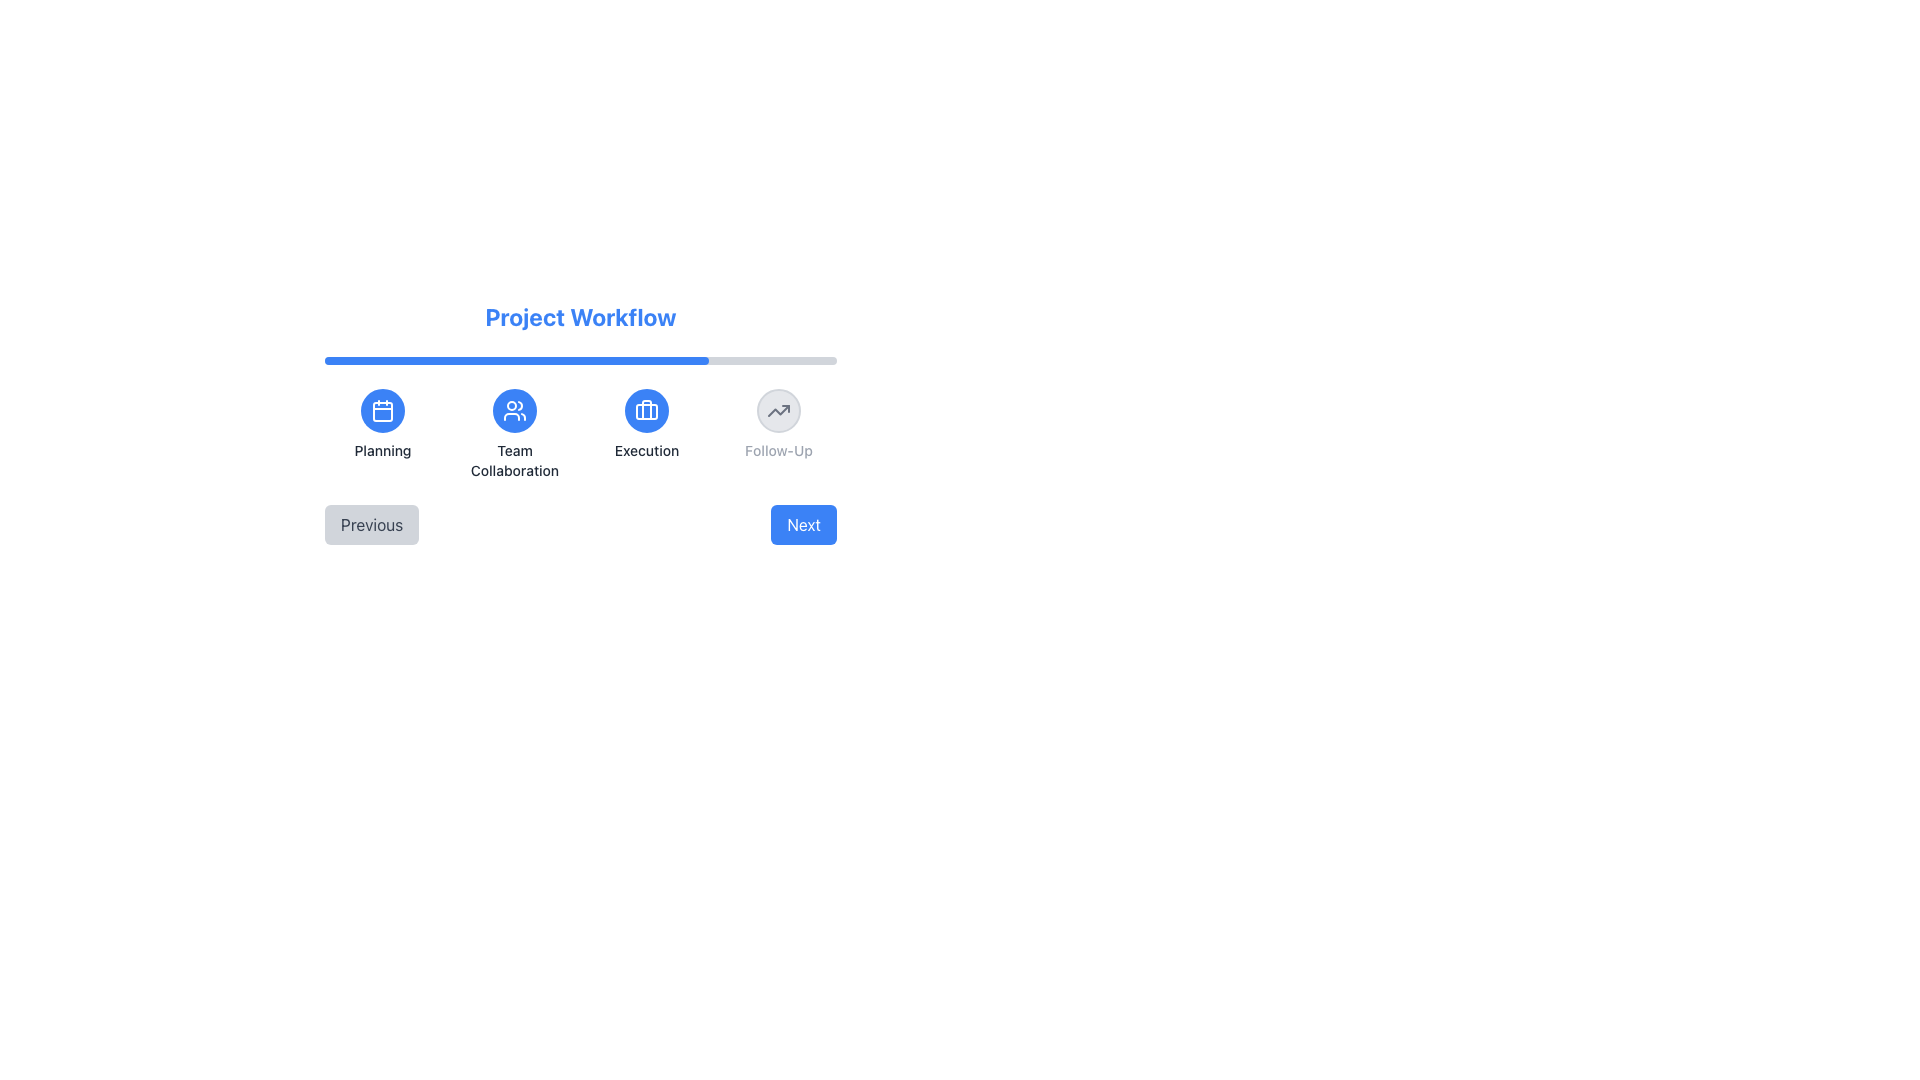 The image size is (1920, 1080). What do you see at coordinates (514, 461) in the screenshot?
I see `the 'Team Collaboration' text label, which is the second element in the horizontal sequence under the 'Project Workflow' heading, positioned between 'Planning' and 'Execution'` at bounding box center [514, 461].